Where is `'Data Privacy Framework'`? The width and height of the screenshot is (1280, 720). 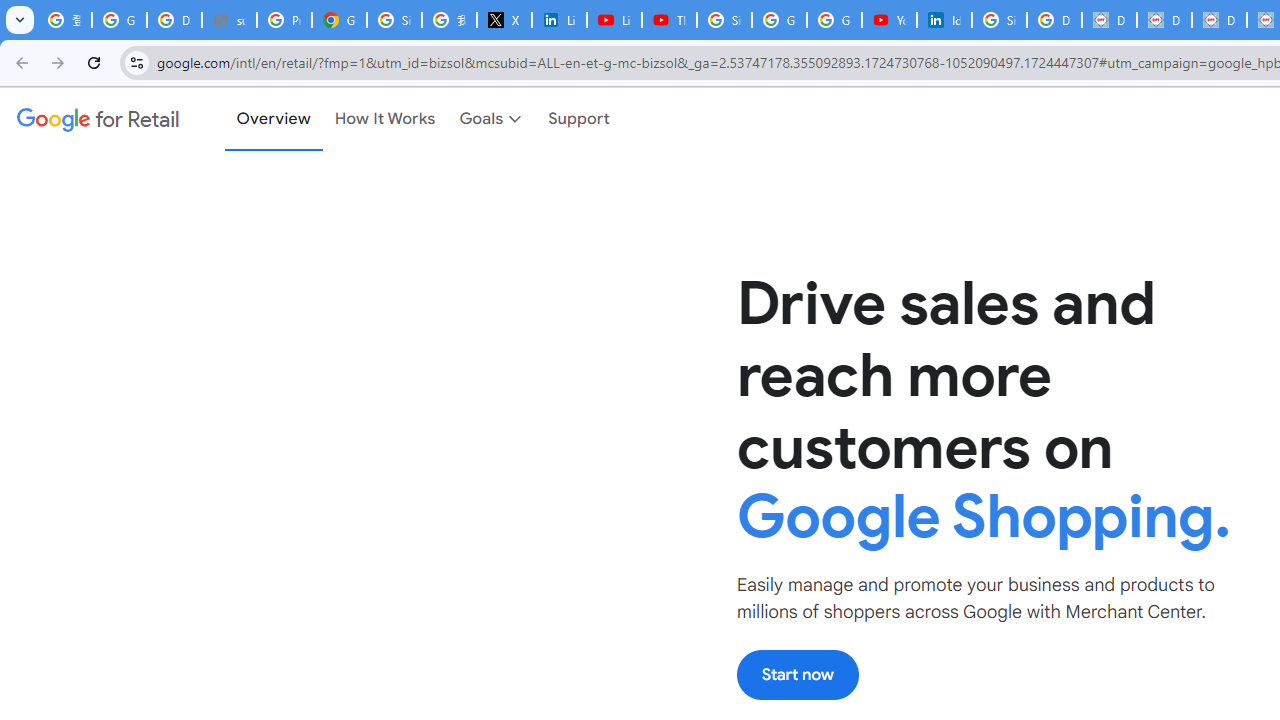
'Data Privacy Framework' is located at coordinates (1108, 20).